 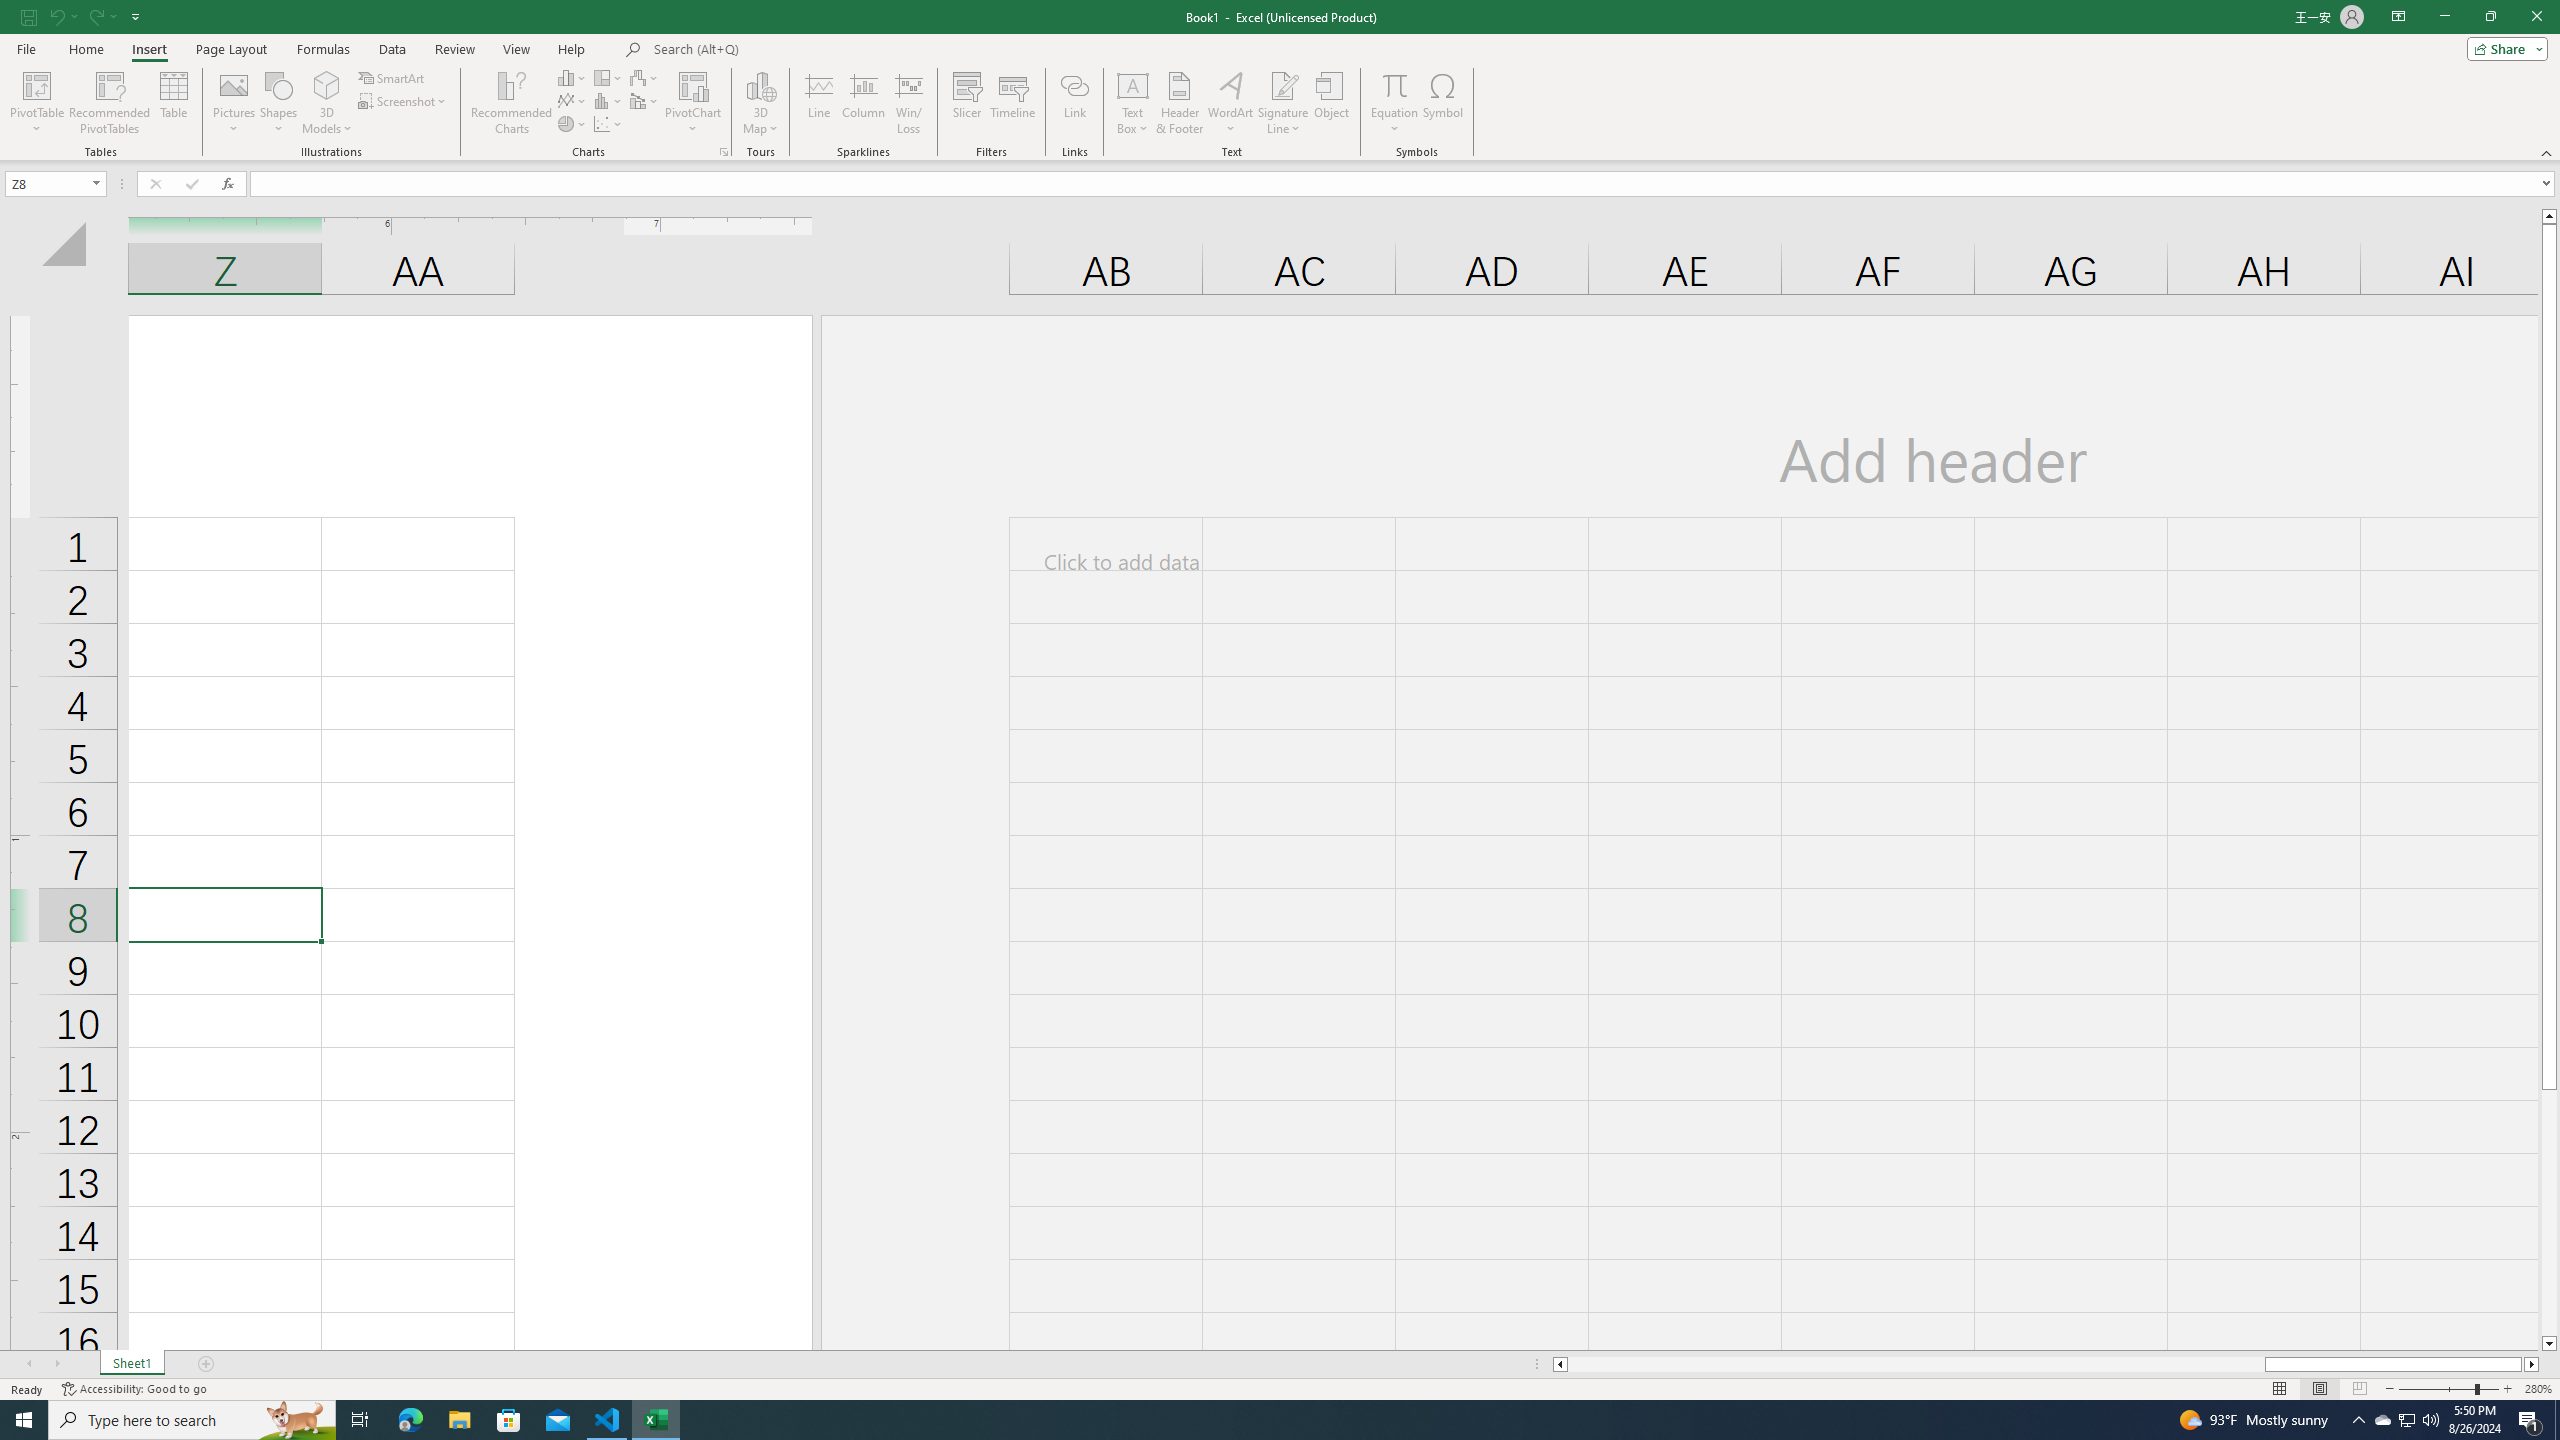 I want to click on 'Recommended Charts', so click(x=723, y=150).